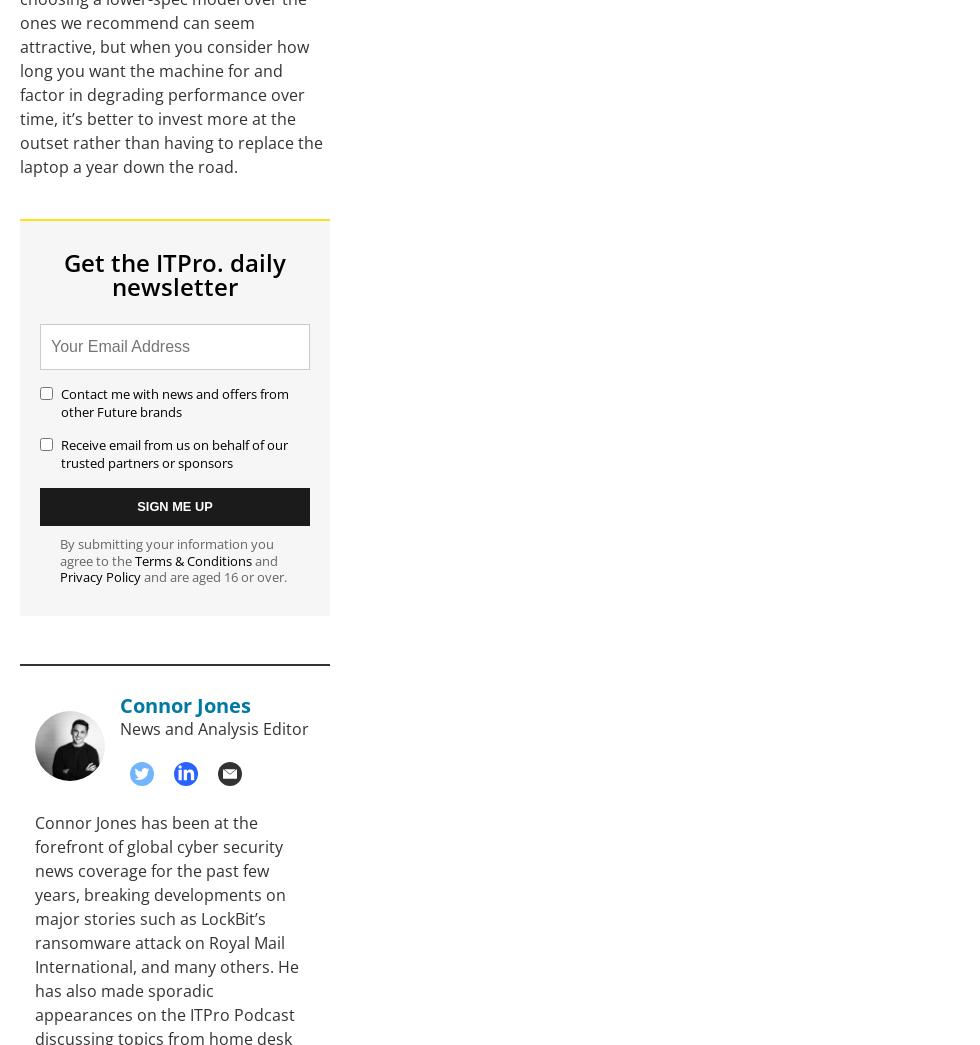 Image resolution: width=980 pixels, height=1045 pixels. I want to click on 'and', so click(264, 560).